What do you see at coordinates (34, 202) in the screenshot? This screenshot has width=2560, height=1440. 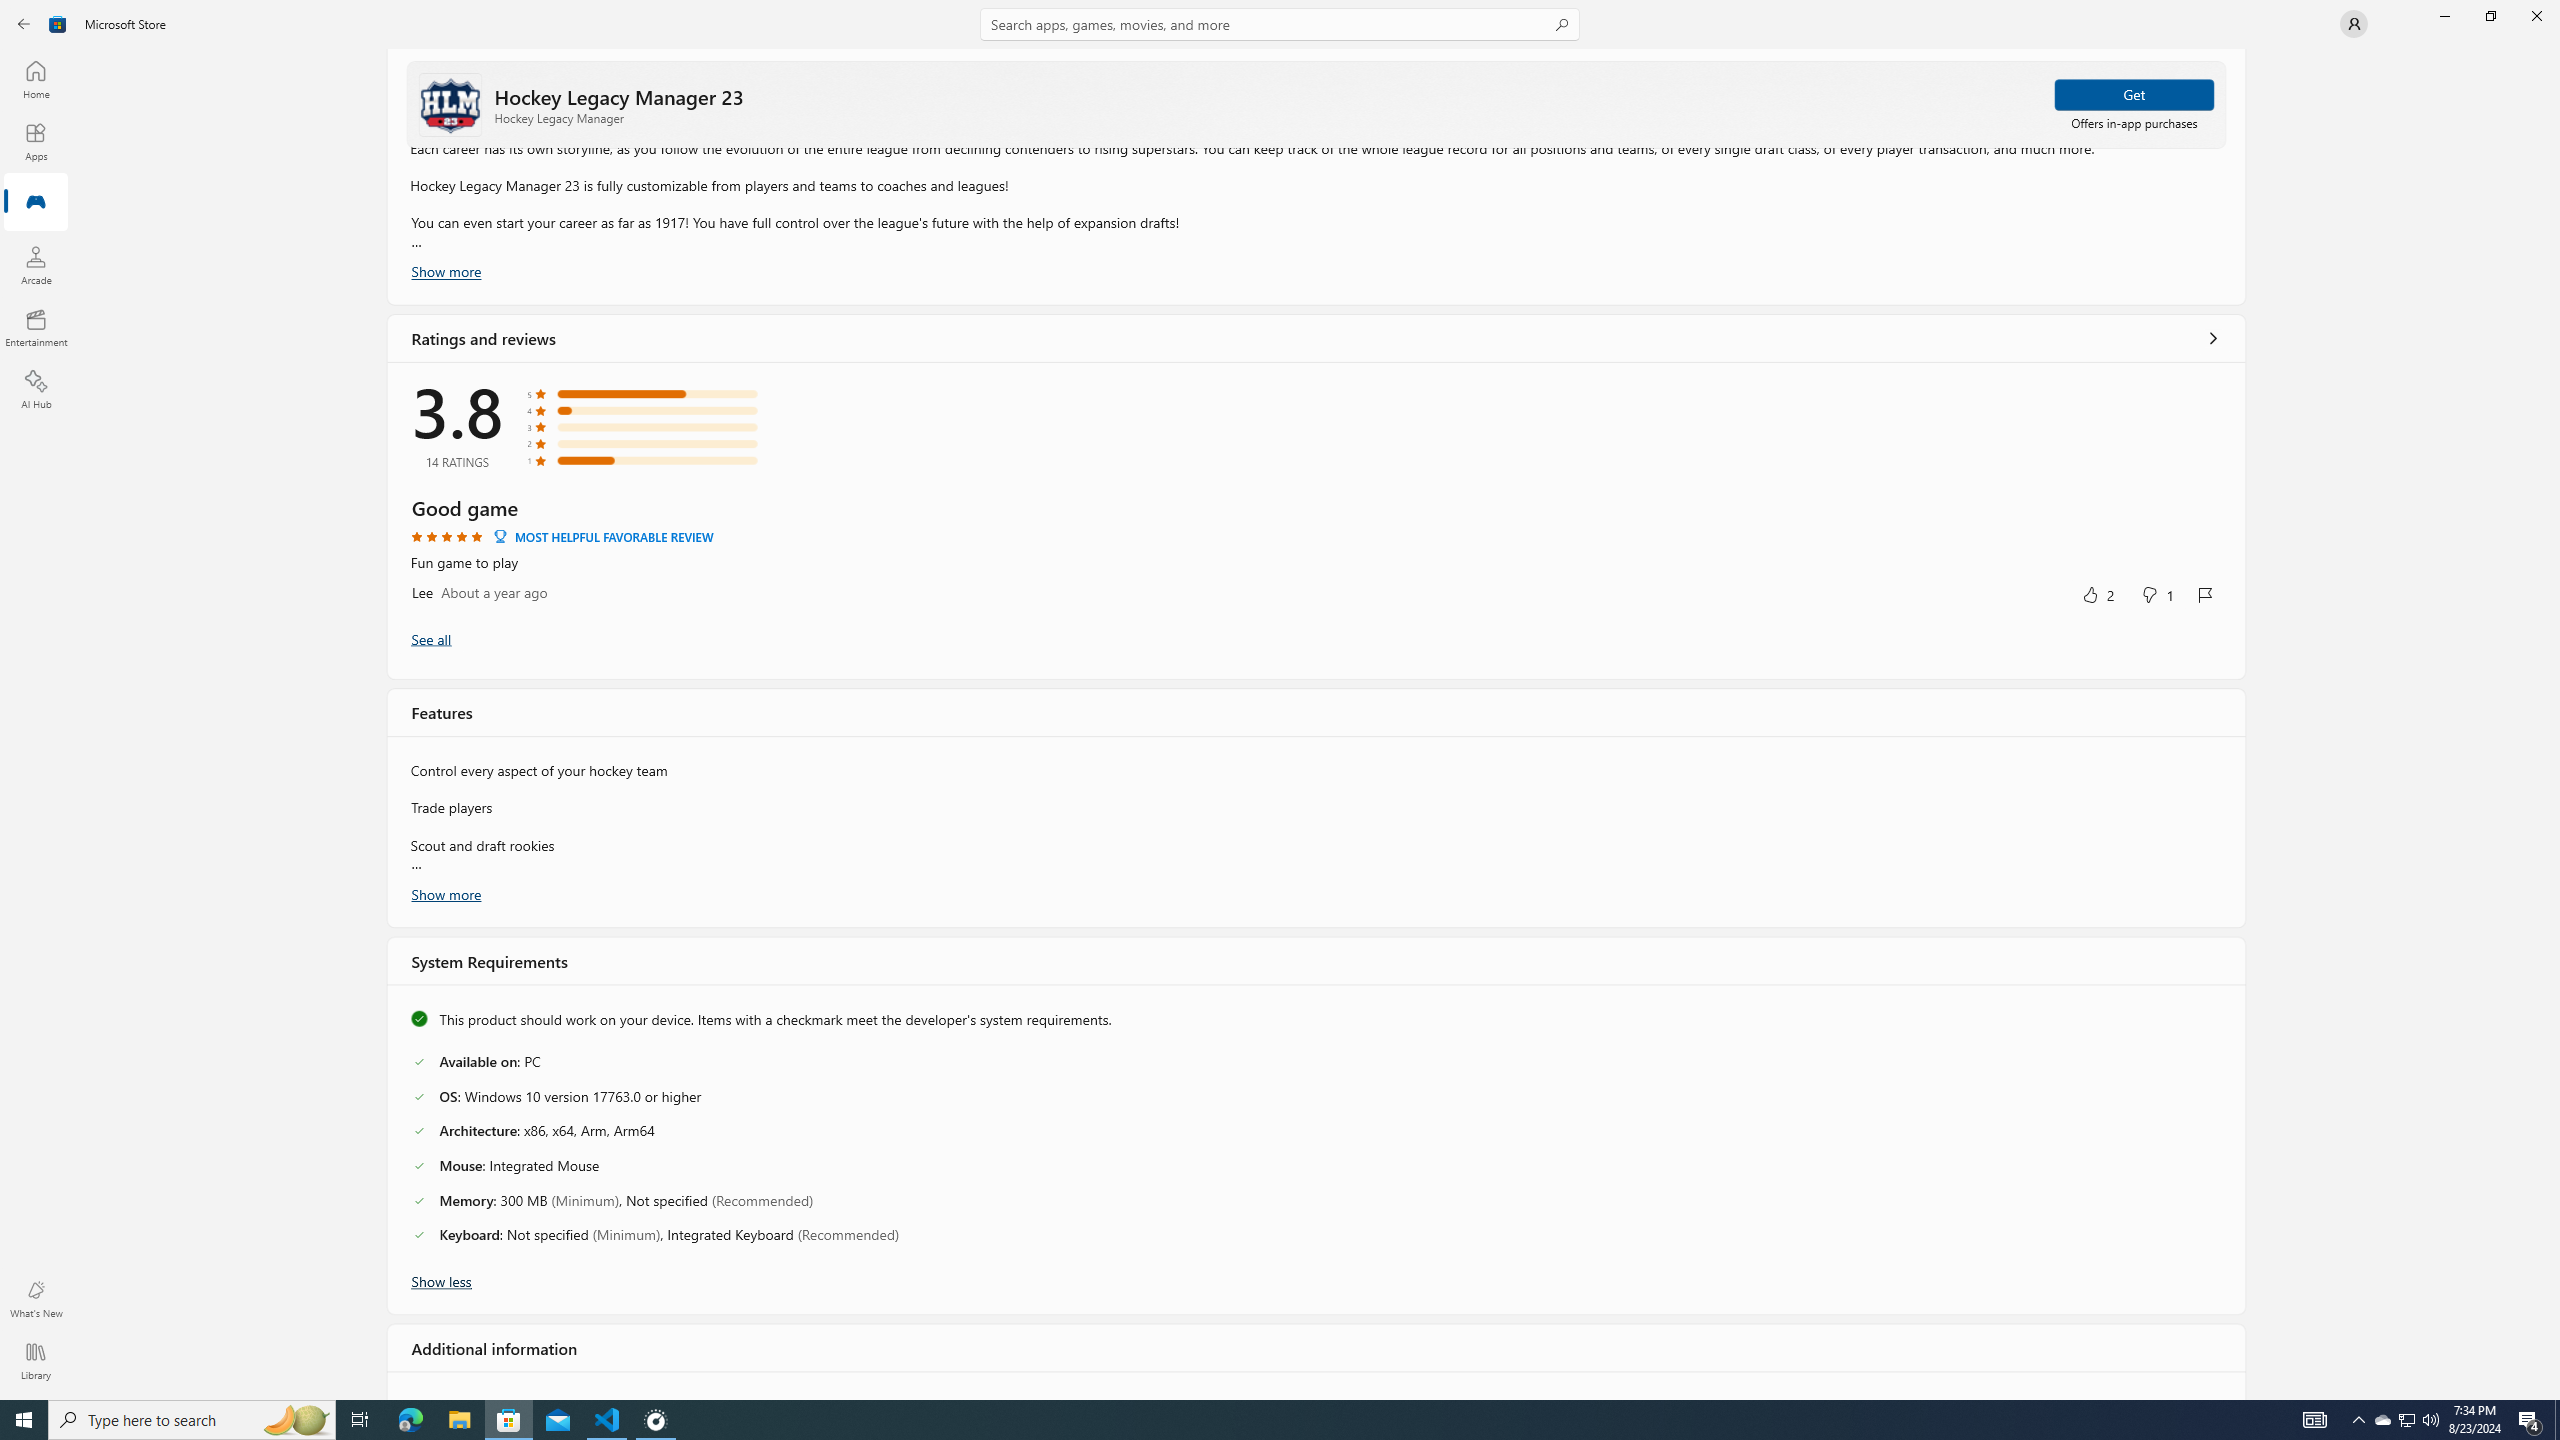 I see `'Gaming'` at bounding box center [34, 202].